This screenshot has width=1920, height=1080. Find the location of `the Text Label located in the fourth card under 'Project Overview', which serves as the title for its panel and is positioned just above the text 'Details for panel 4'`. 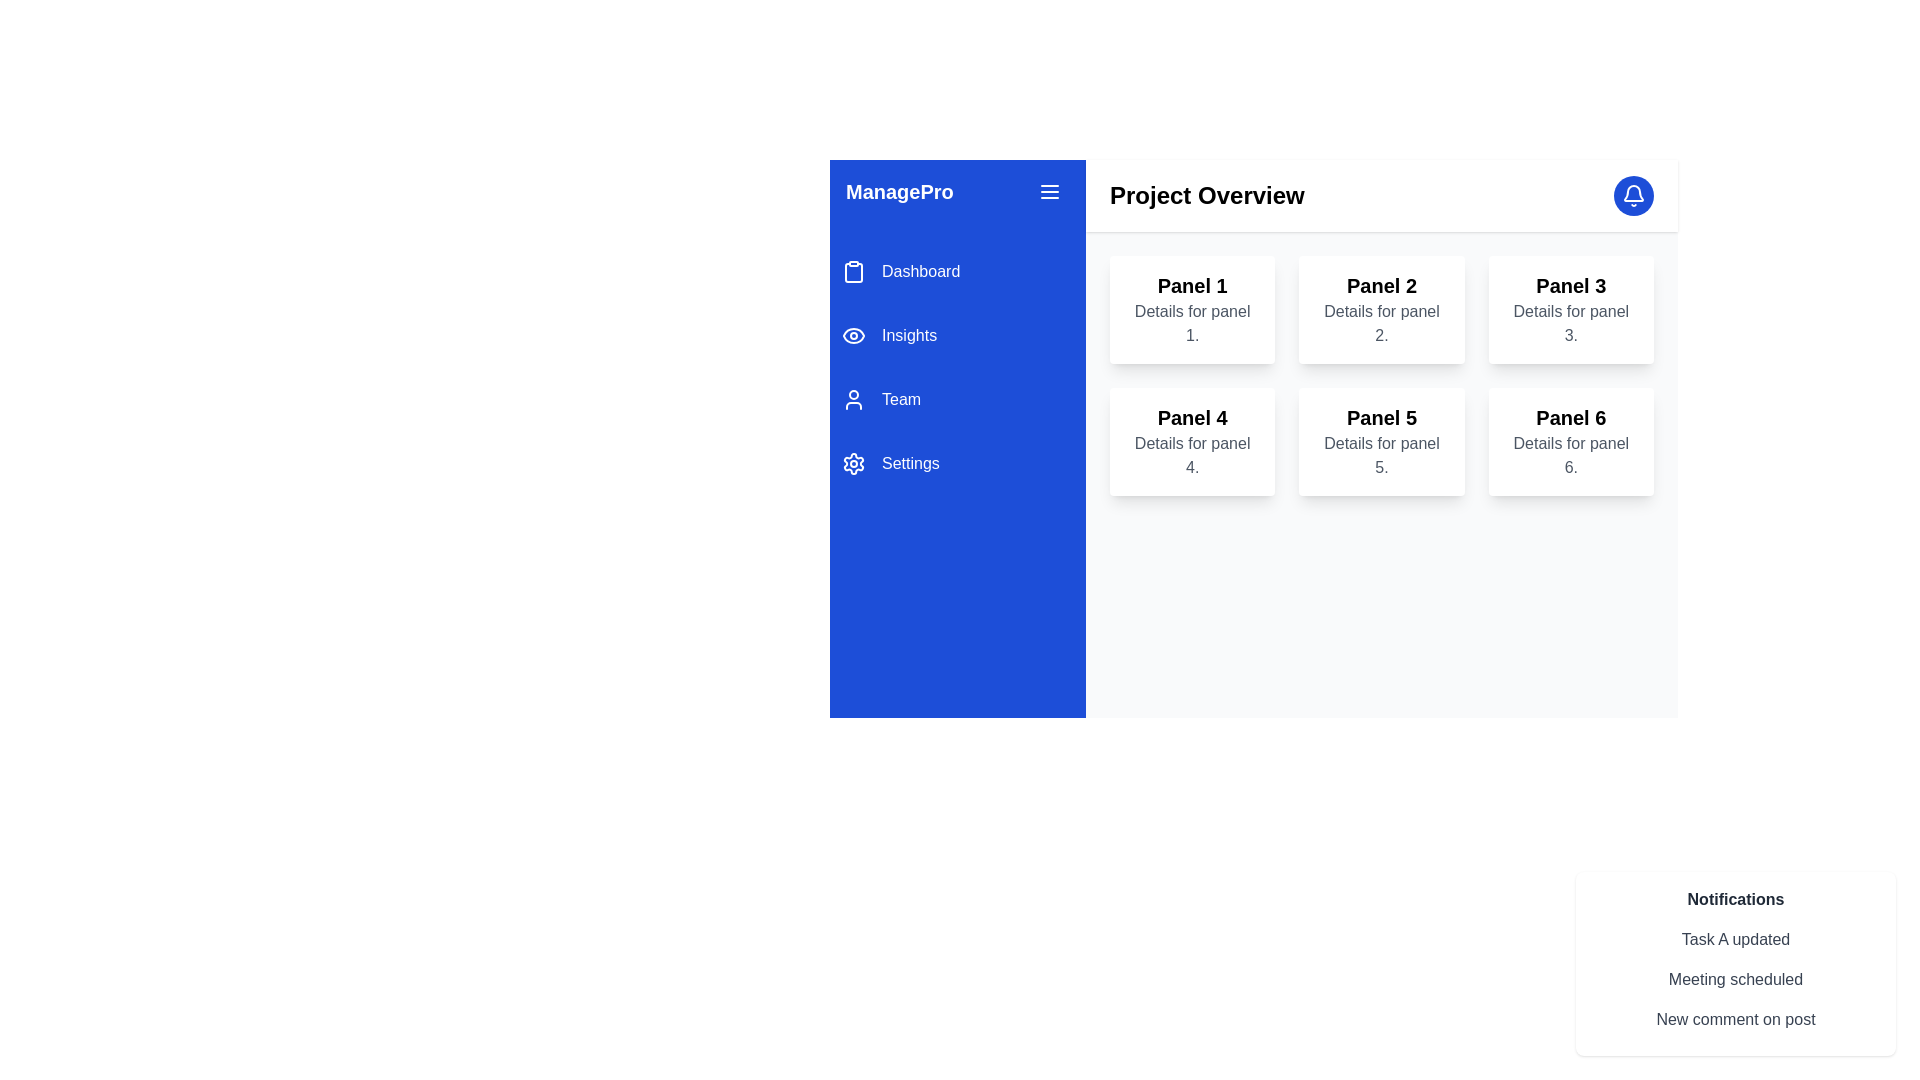

the Text Label located in the fourth card under 'Project Overview', which serves as the title for its panel and is positioned just above the text 'Details for panel 4' is located at coordinates (1192, 416).